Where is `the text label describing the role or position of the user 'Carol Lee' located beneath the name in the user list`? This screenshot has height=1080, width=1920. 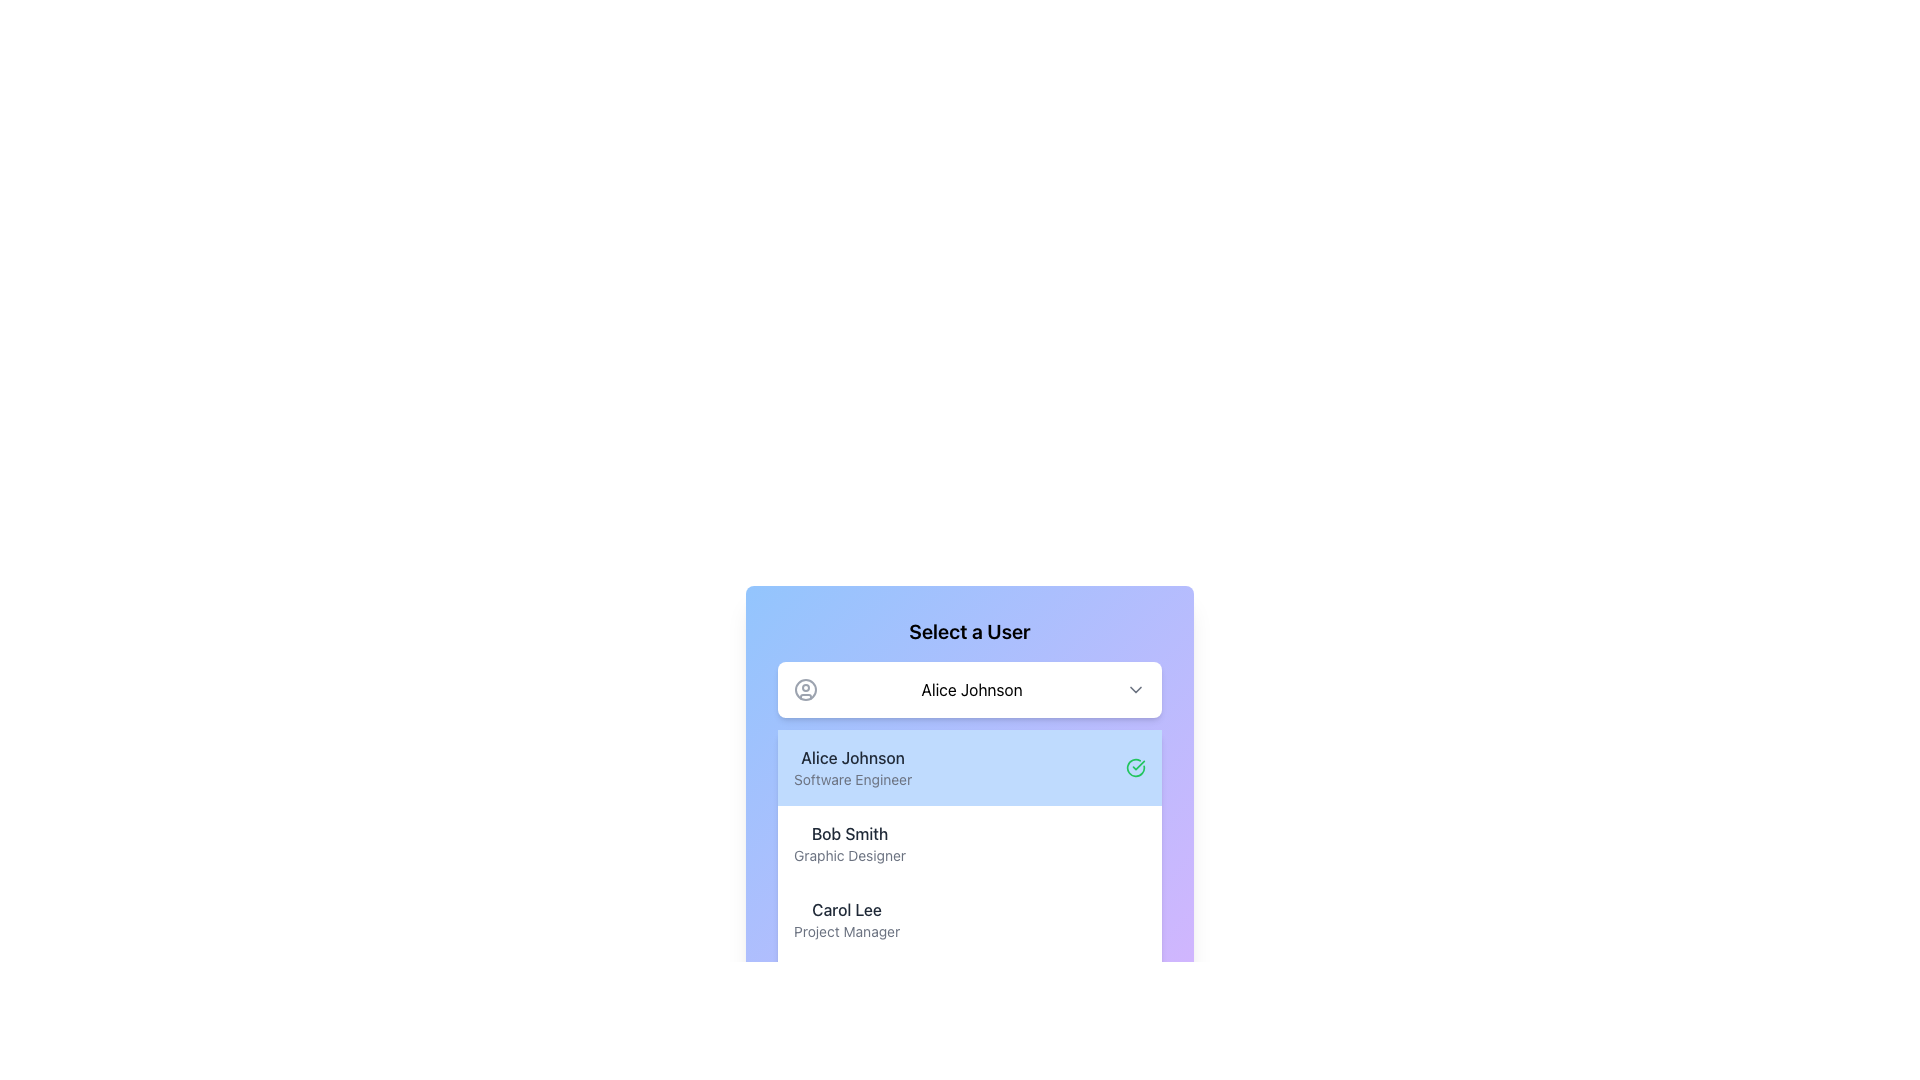 the text label describing the role or position of the user 'Carol Lee' located beneath the name in the user list is located at coordinates (847, 932).